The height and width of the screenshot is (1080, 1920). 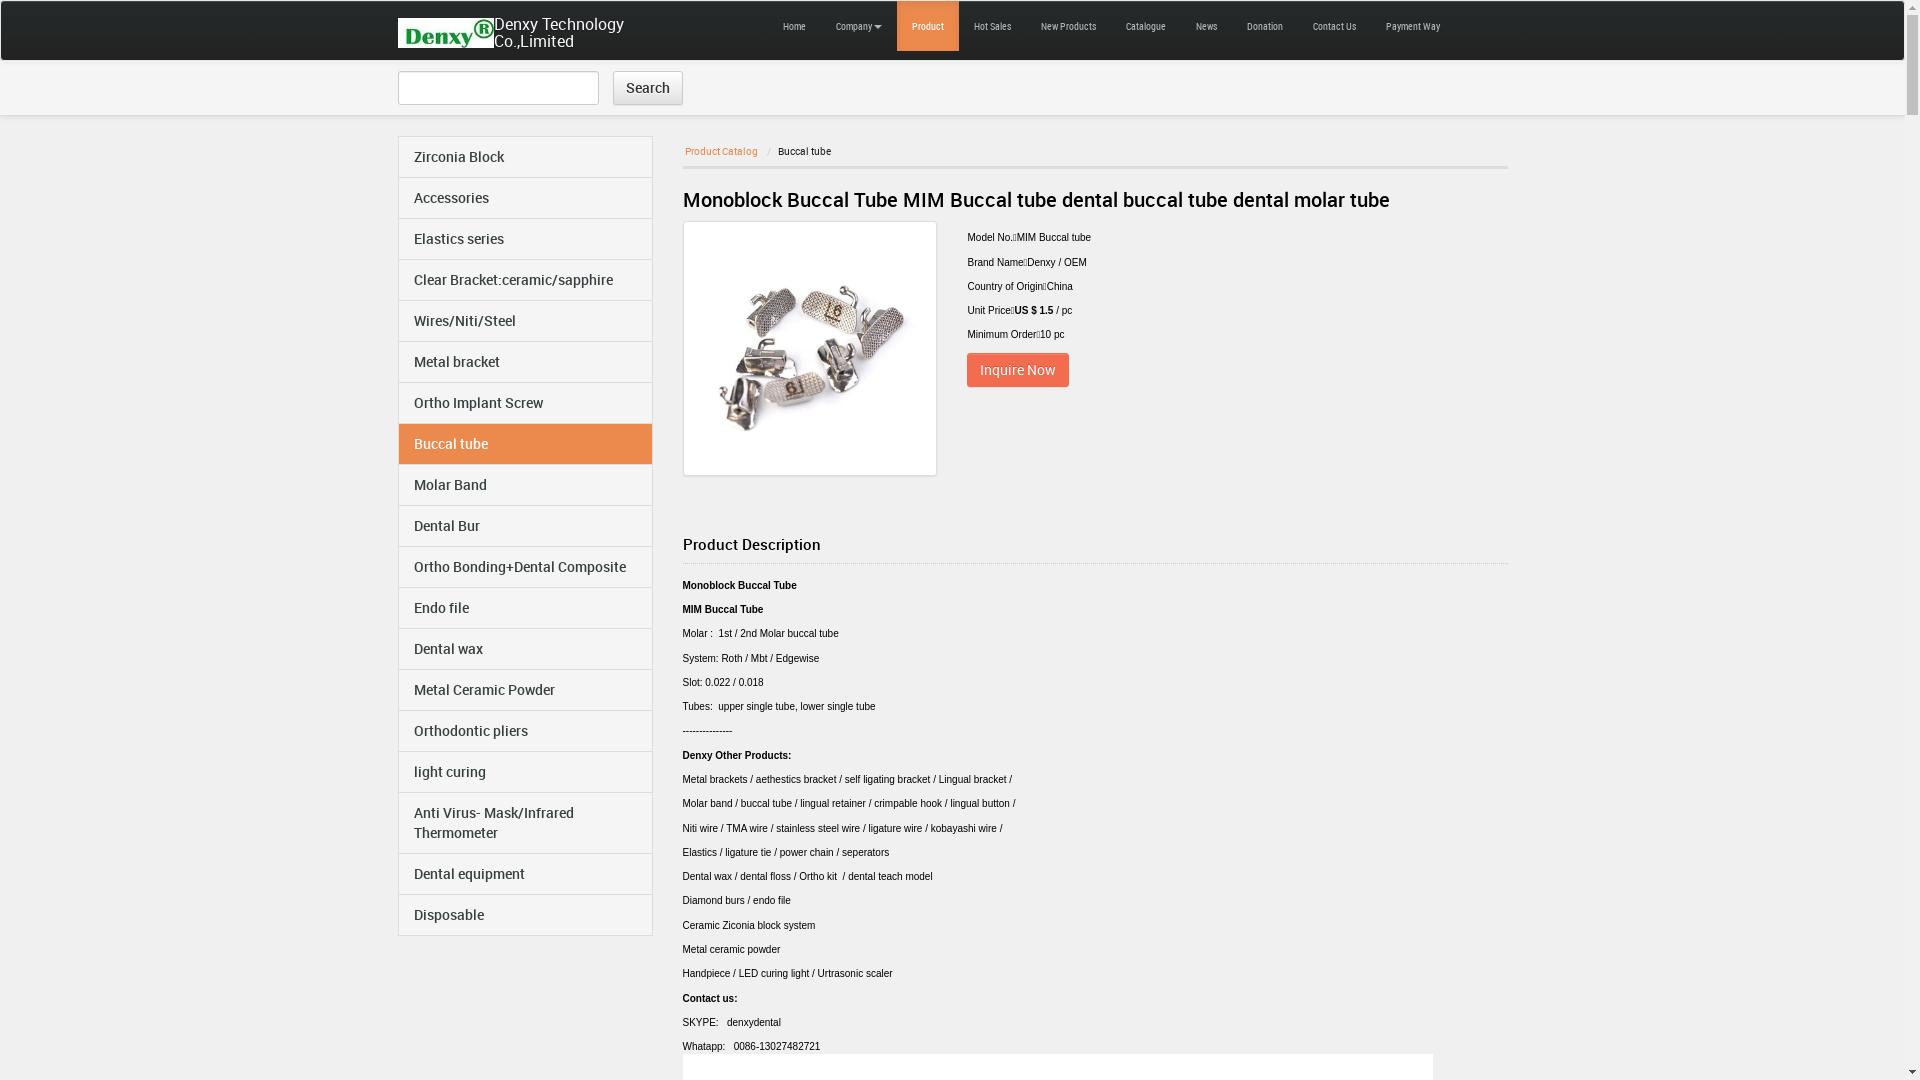 I want to click on 'Ortho Bonding+Dental Composite', so click(x=524, y=567).